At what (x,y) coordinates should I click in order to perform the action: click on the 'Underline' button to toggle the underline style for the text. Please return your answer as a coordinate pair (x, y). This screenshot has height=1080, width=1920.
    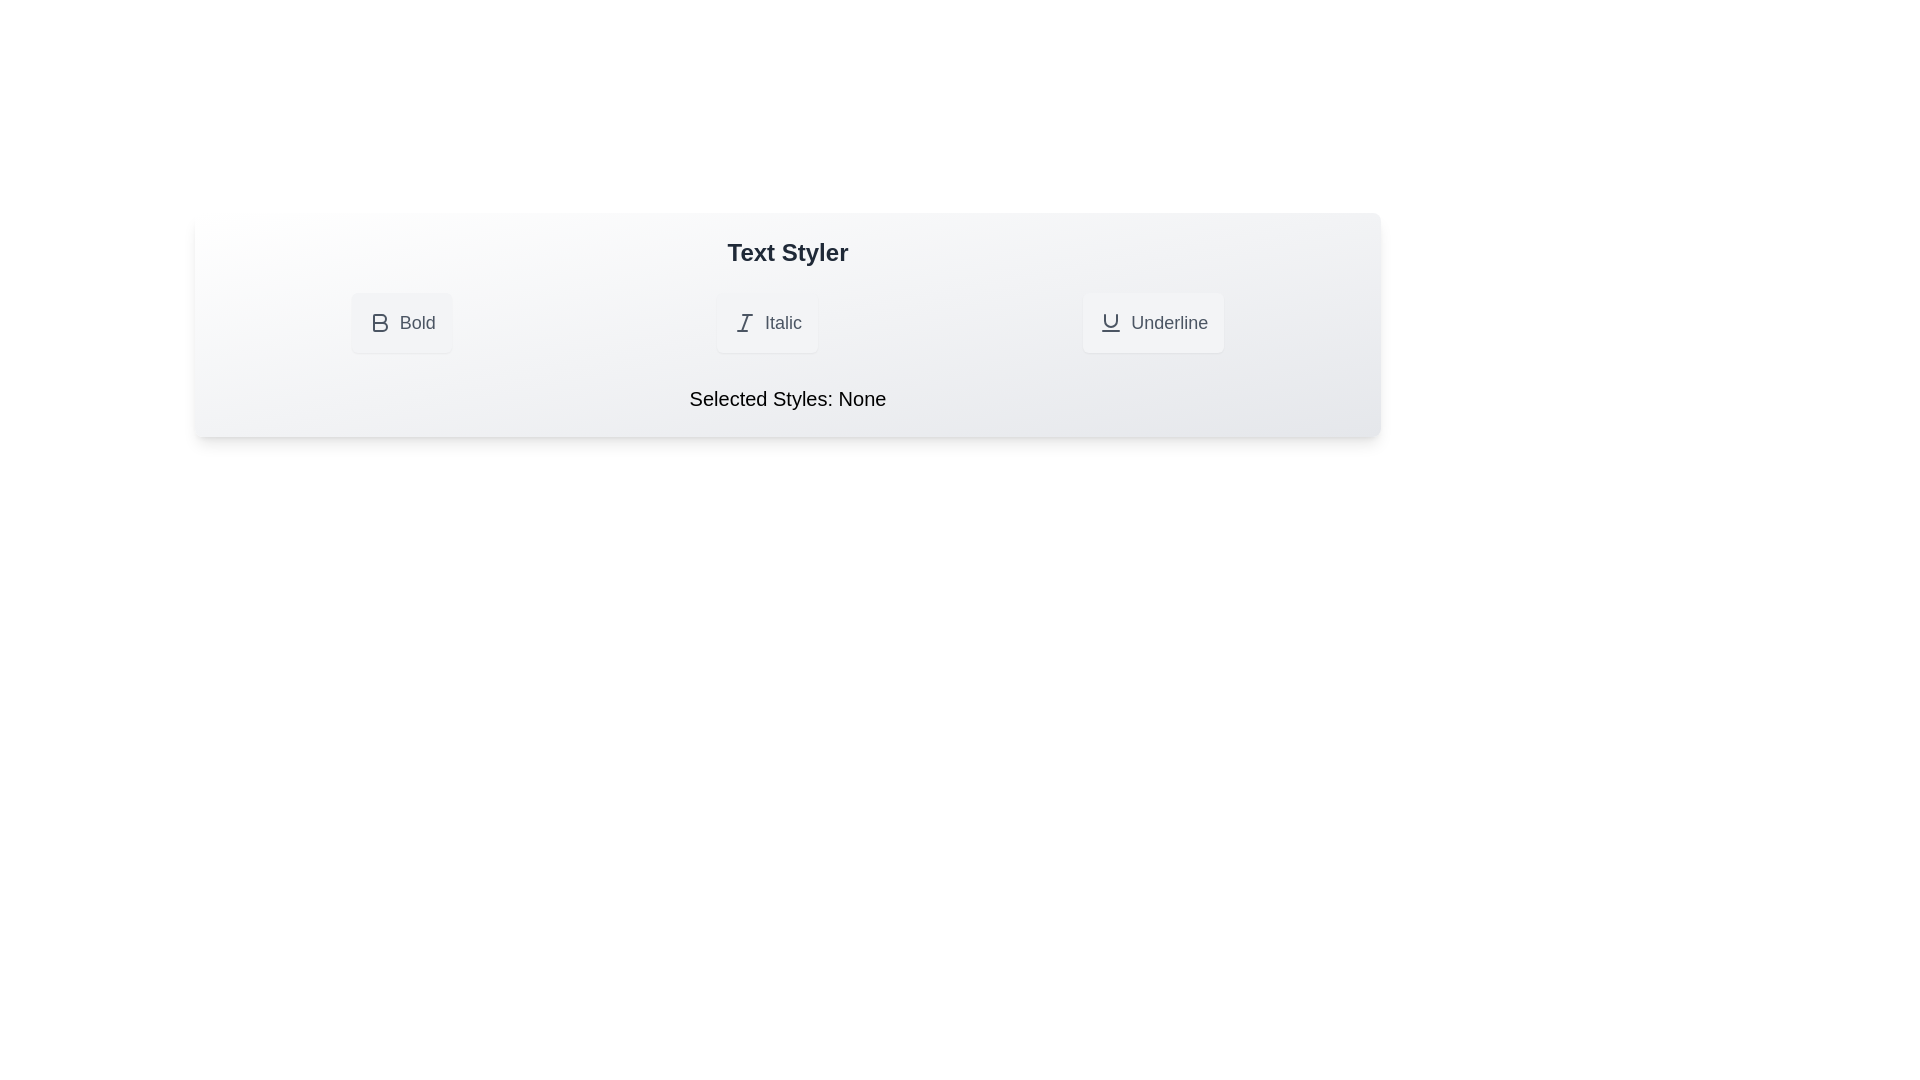
    Looking at the image, I should click on (1152, 322).